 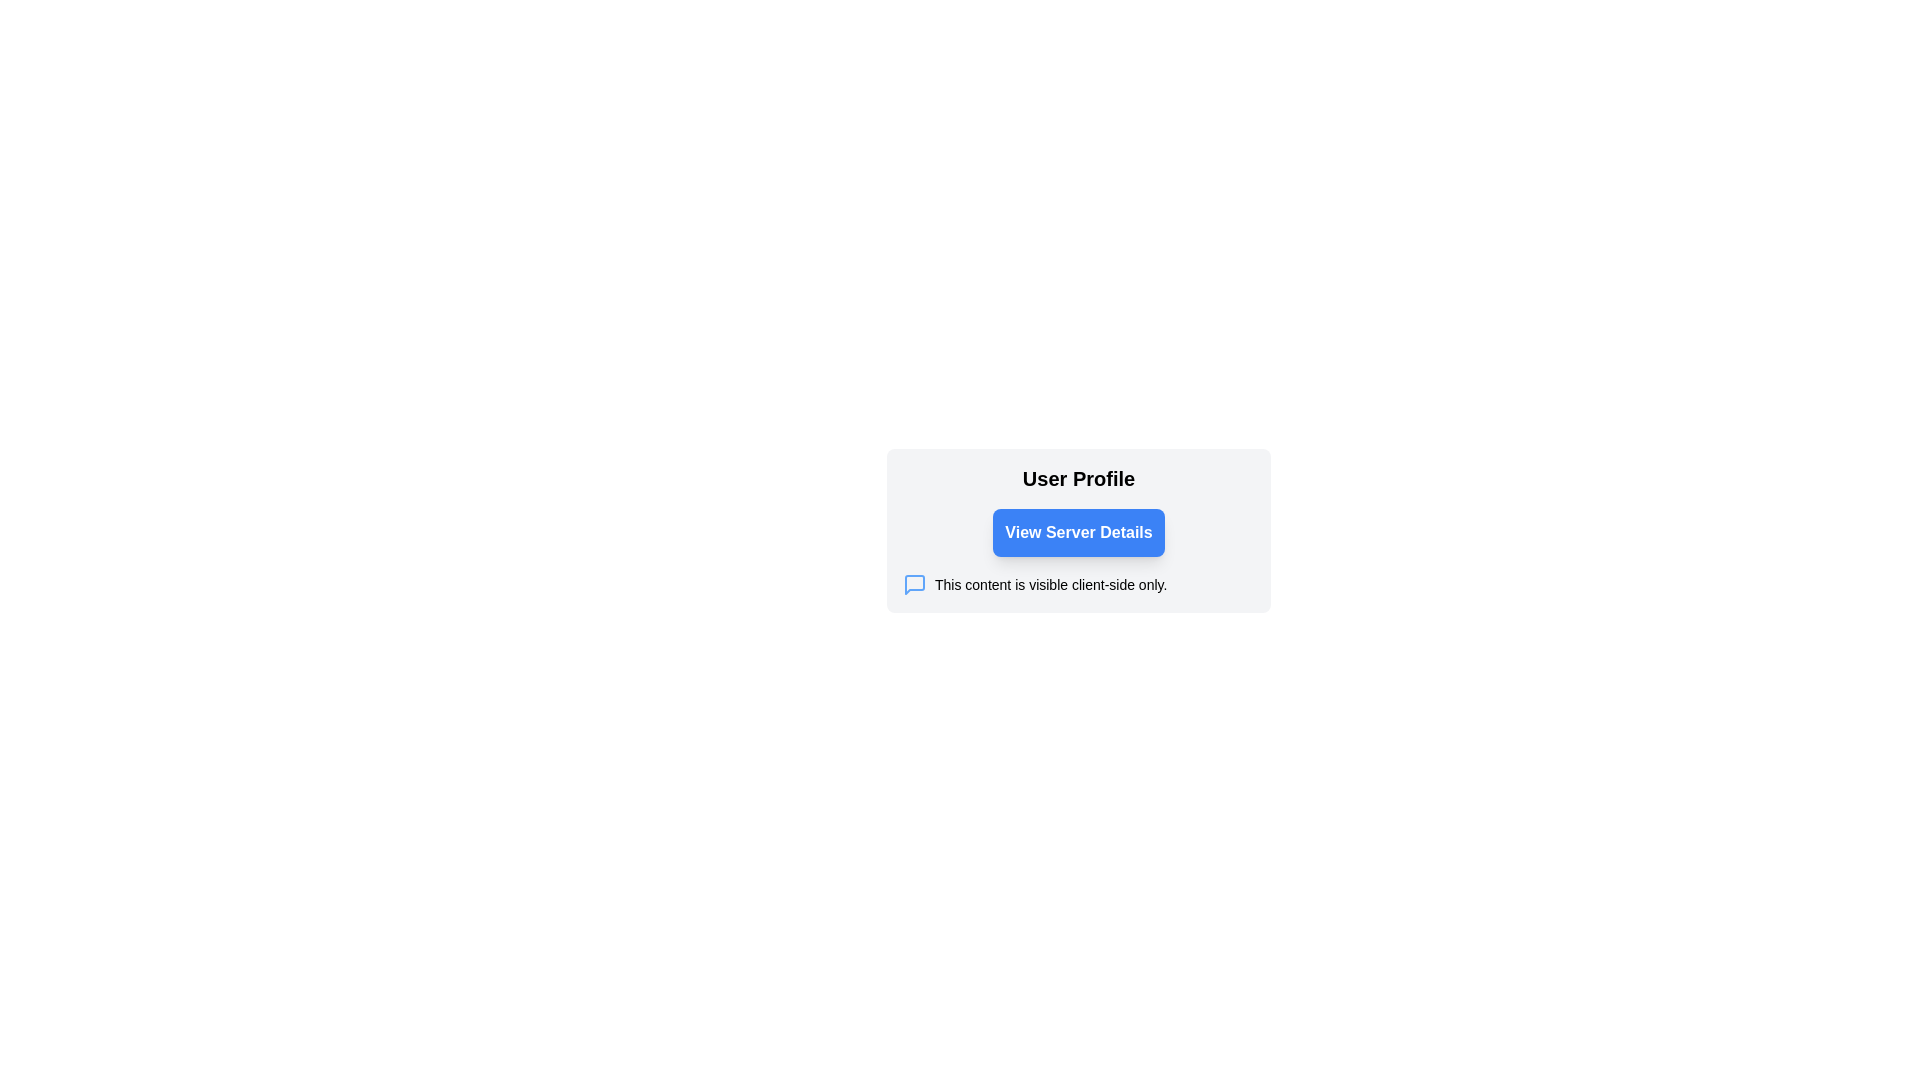 I want to click on the 'User Profile' heading, which is bold, larger than standard text, centered in black on a gray background, positioned above the 'View Server Details' button, so click(x=1078, y=478).